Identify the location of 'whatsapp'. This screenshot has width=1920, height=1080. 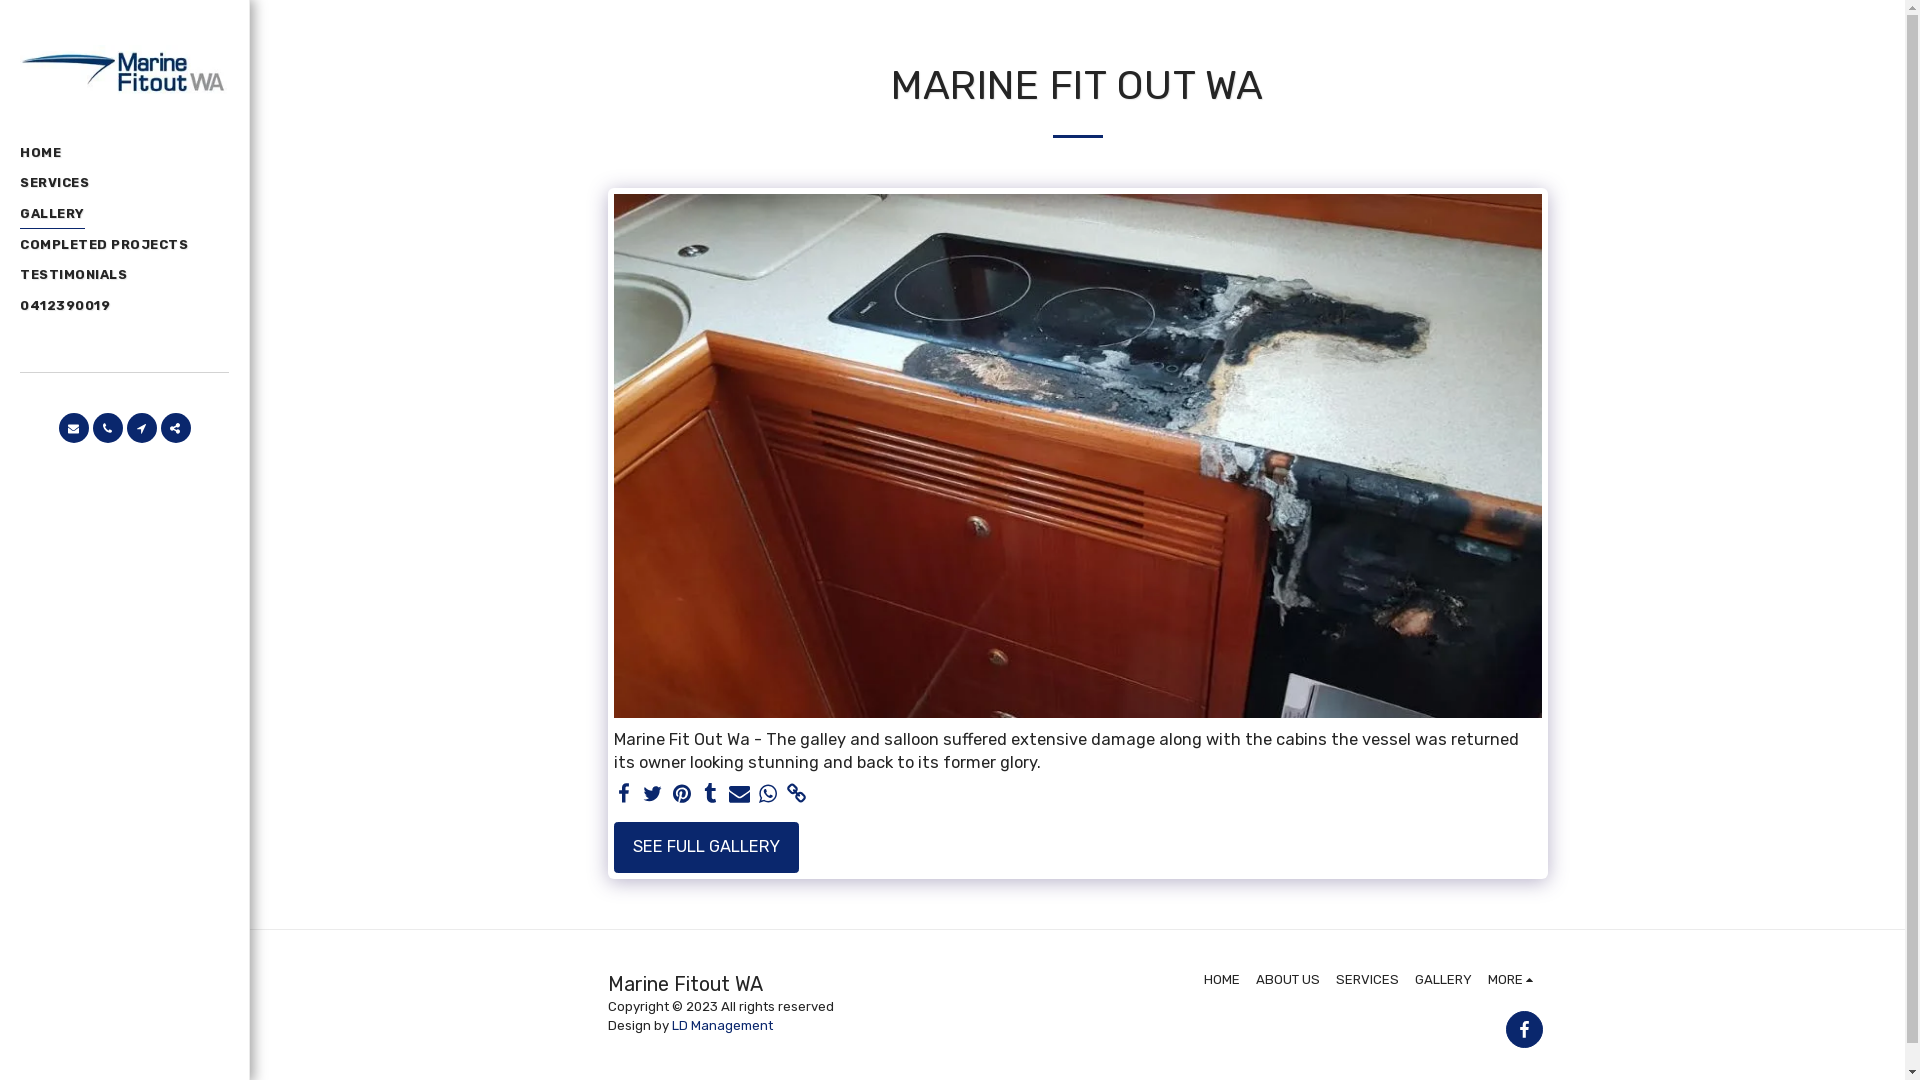
(767, 793).